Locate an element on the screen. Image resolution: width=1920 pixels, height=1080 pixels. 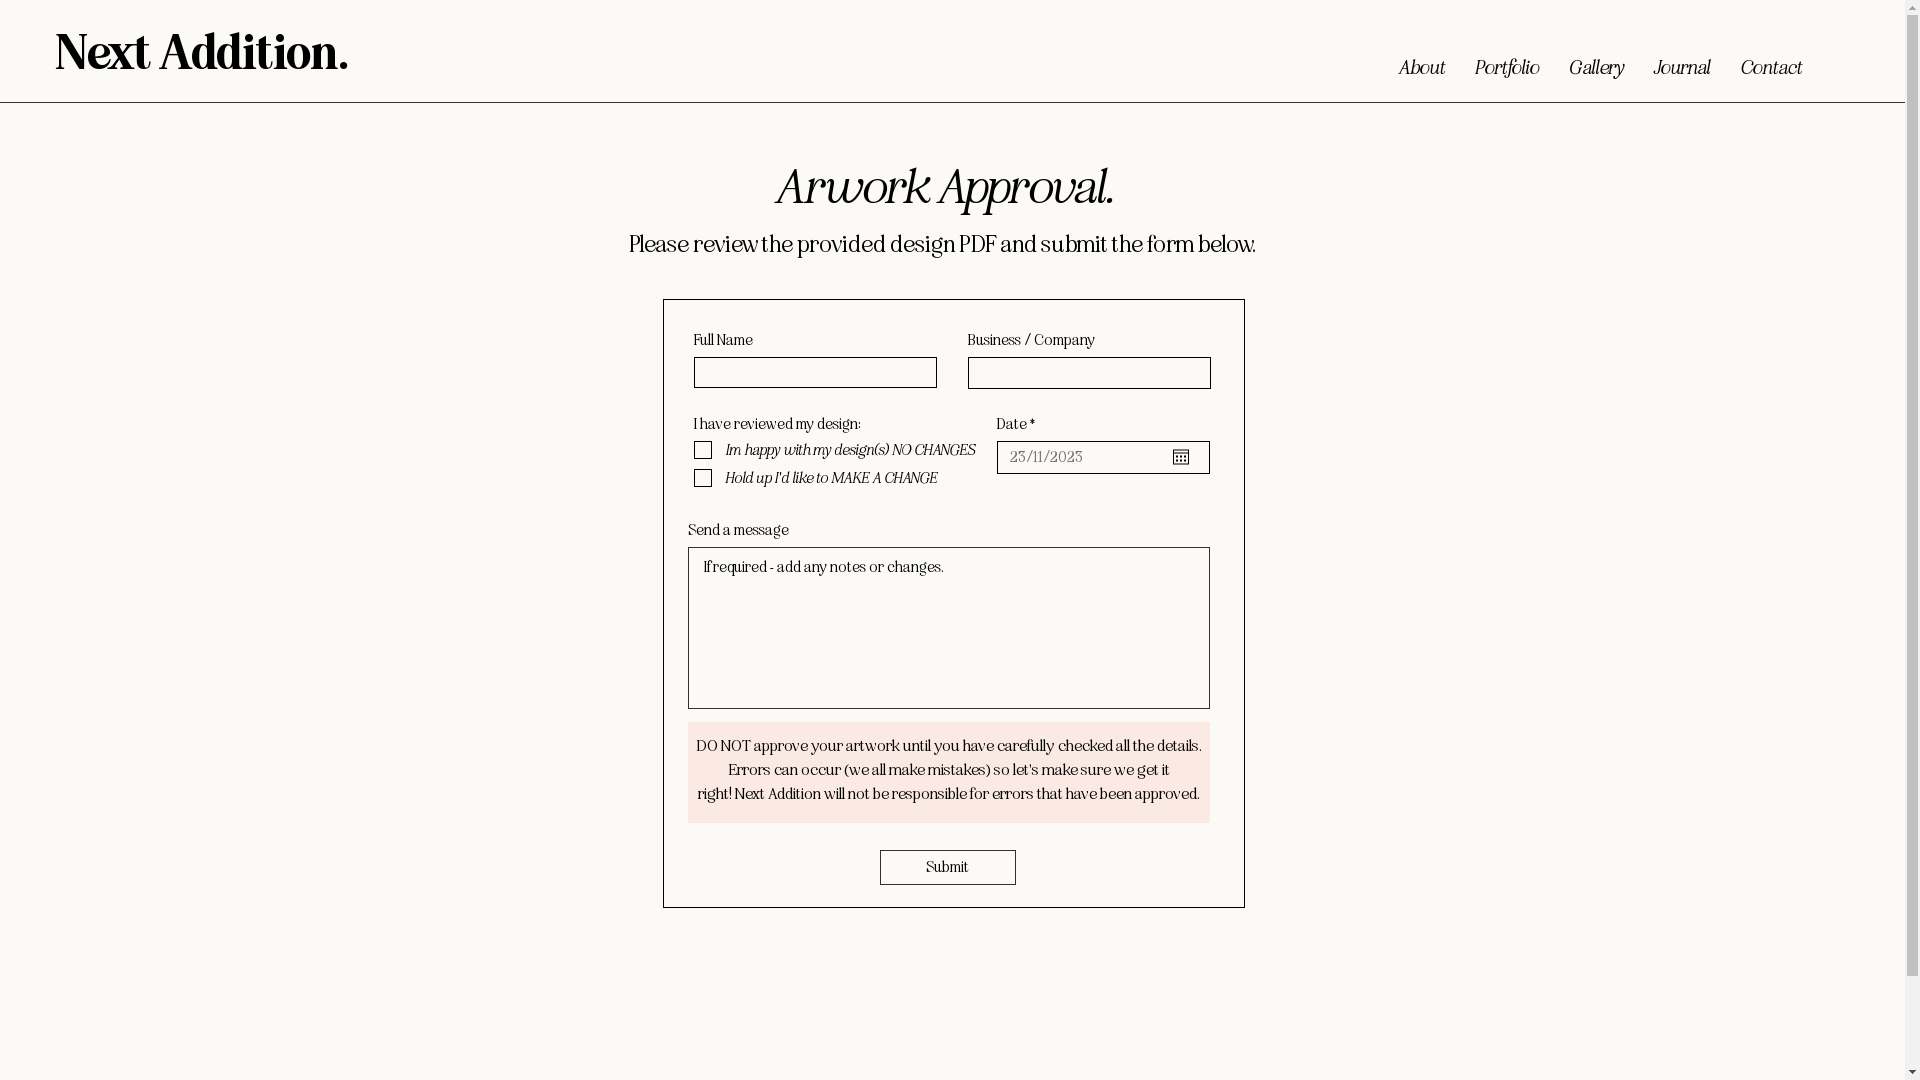
'About' is located at coordinates (1420, 61).